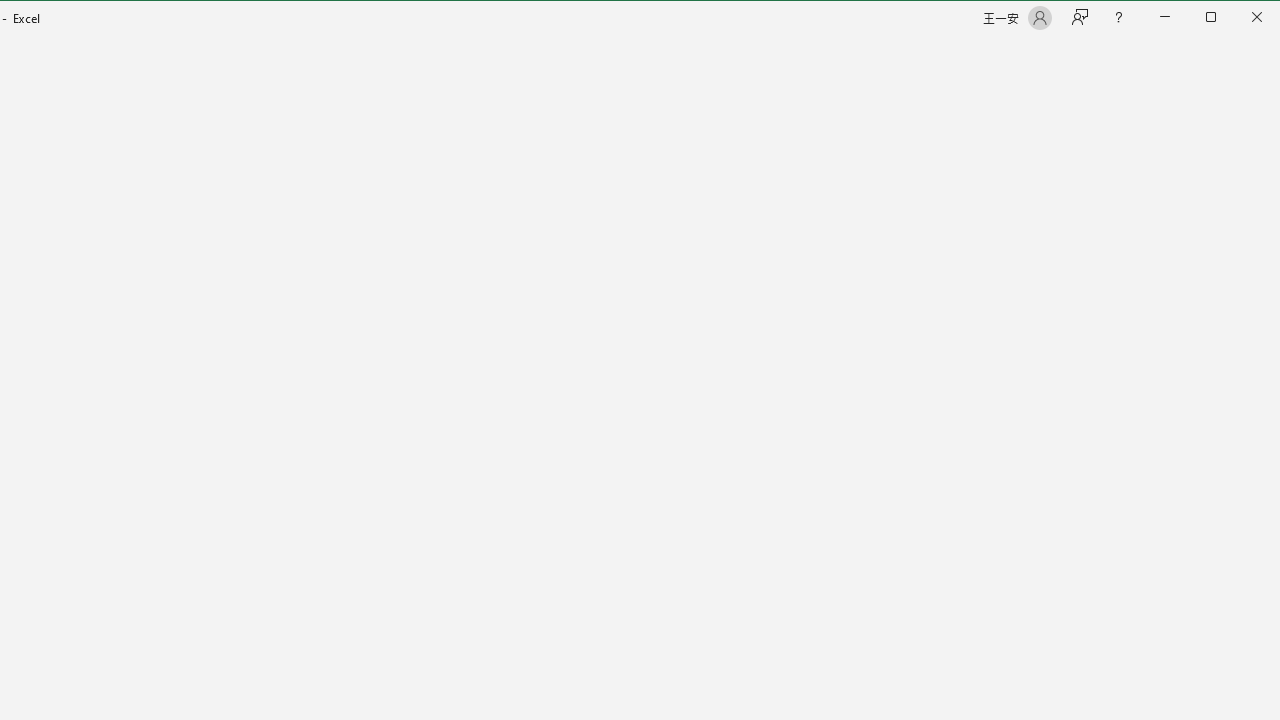 The height and width of the screenshot is (720, 1280). I want to click on 'Maximize', so click(1238, 19).